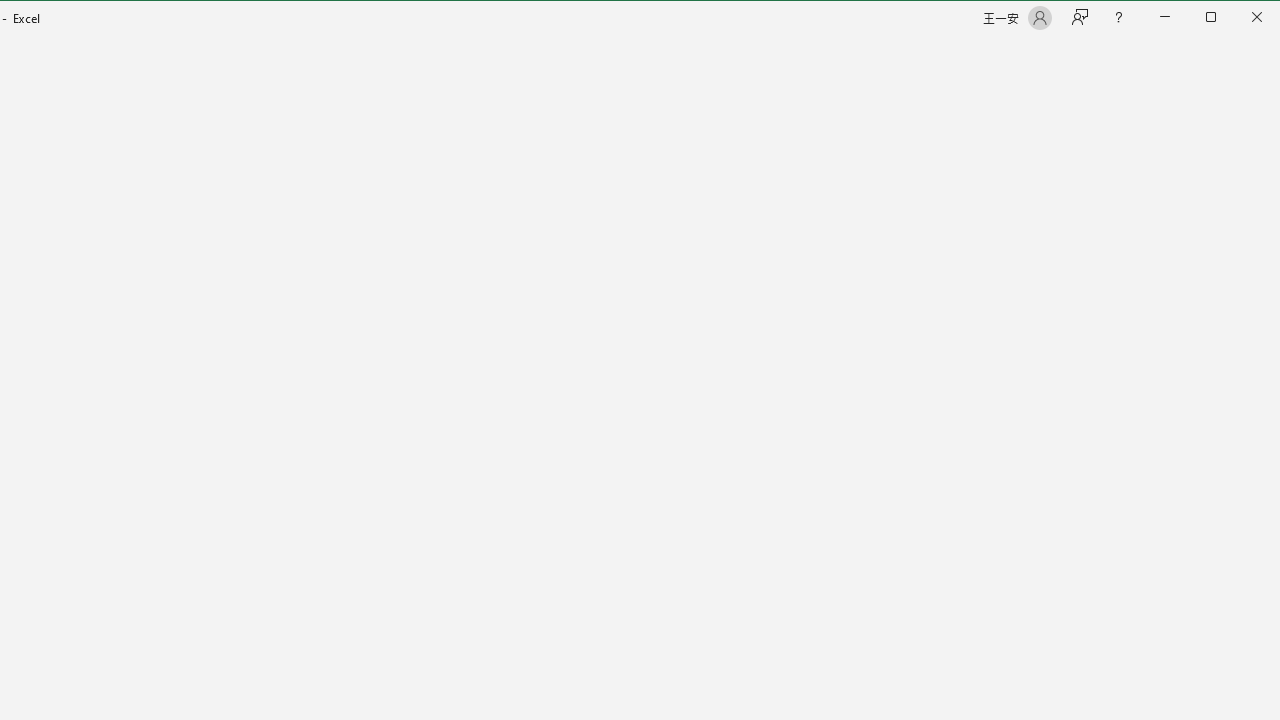 The height and width of the screenshot is (720, 1280). I want to click on 'Maximize', so click(1238, 19).